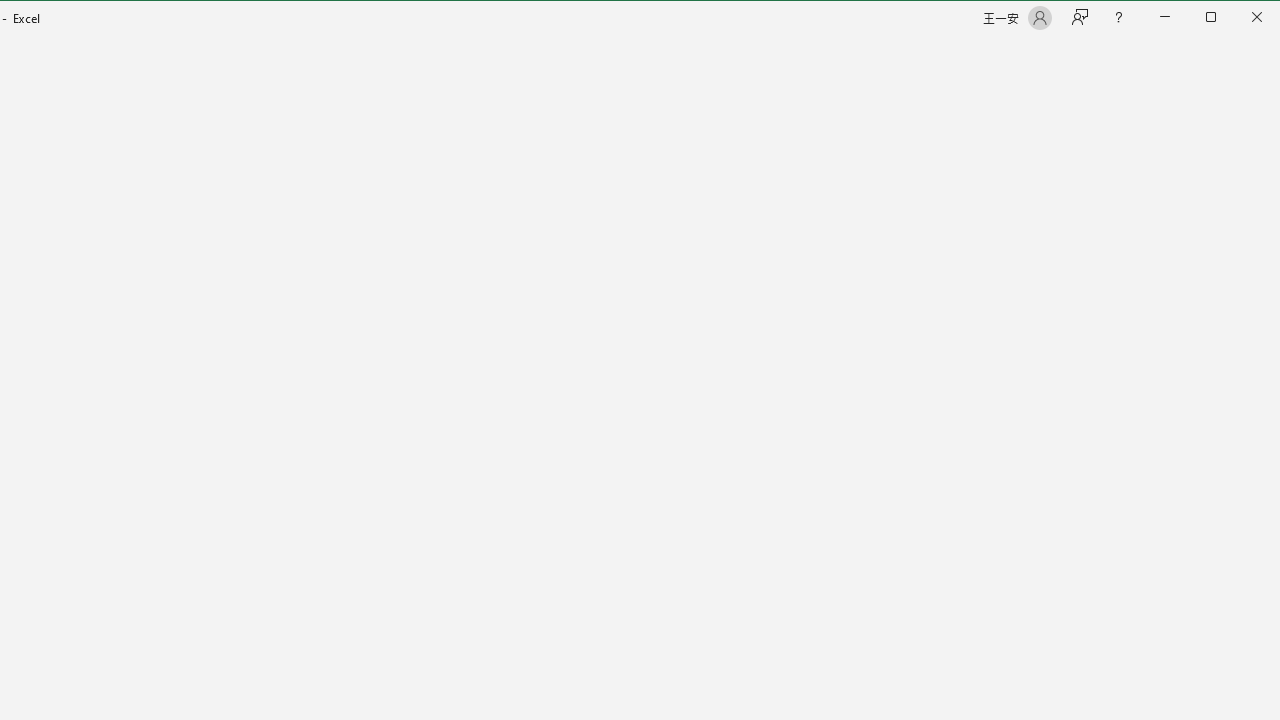 The height and width of the screenshot is (720, 1280). I want to click on 'Maximize', so click(1238, 19).